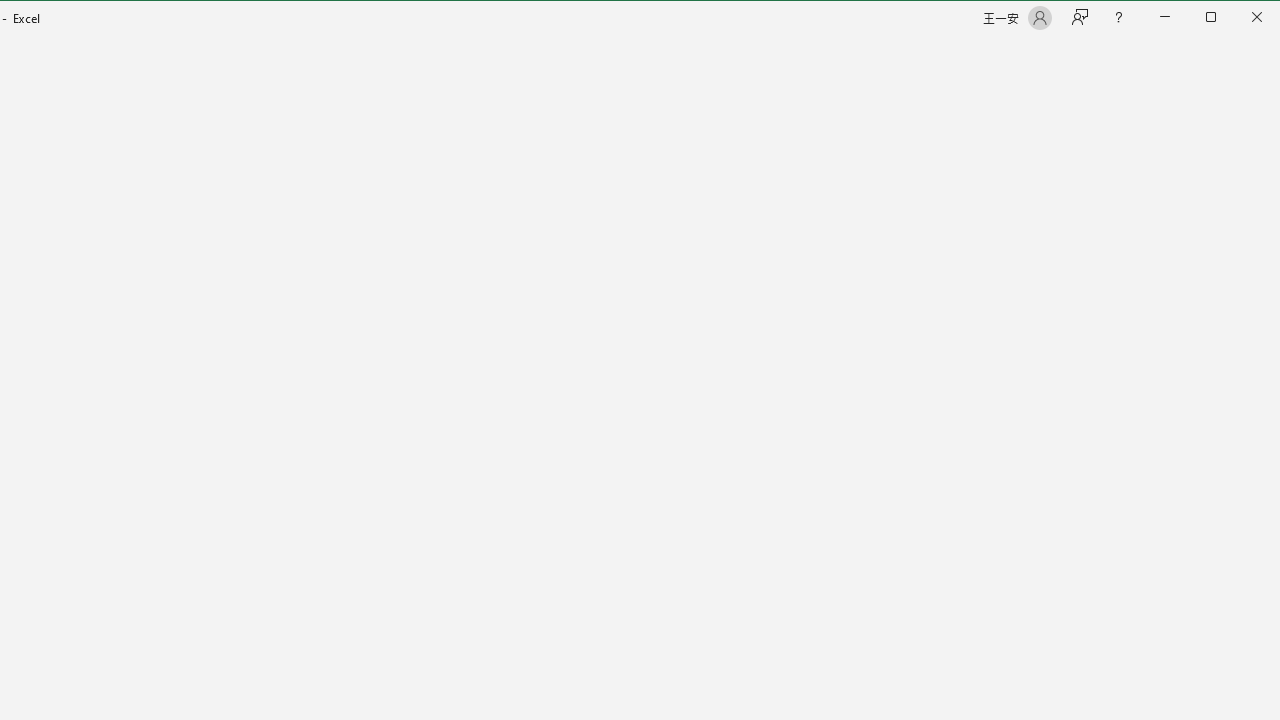 The height and width of the screenshot is (720, 1280). I want to click on 'Maximize', so click(1238, 19).